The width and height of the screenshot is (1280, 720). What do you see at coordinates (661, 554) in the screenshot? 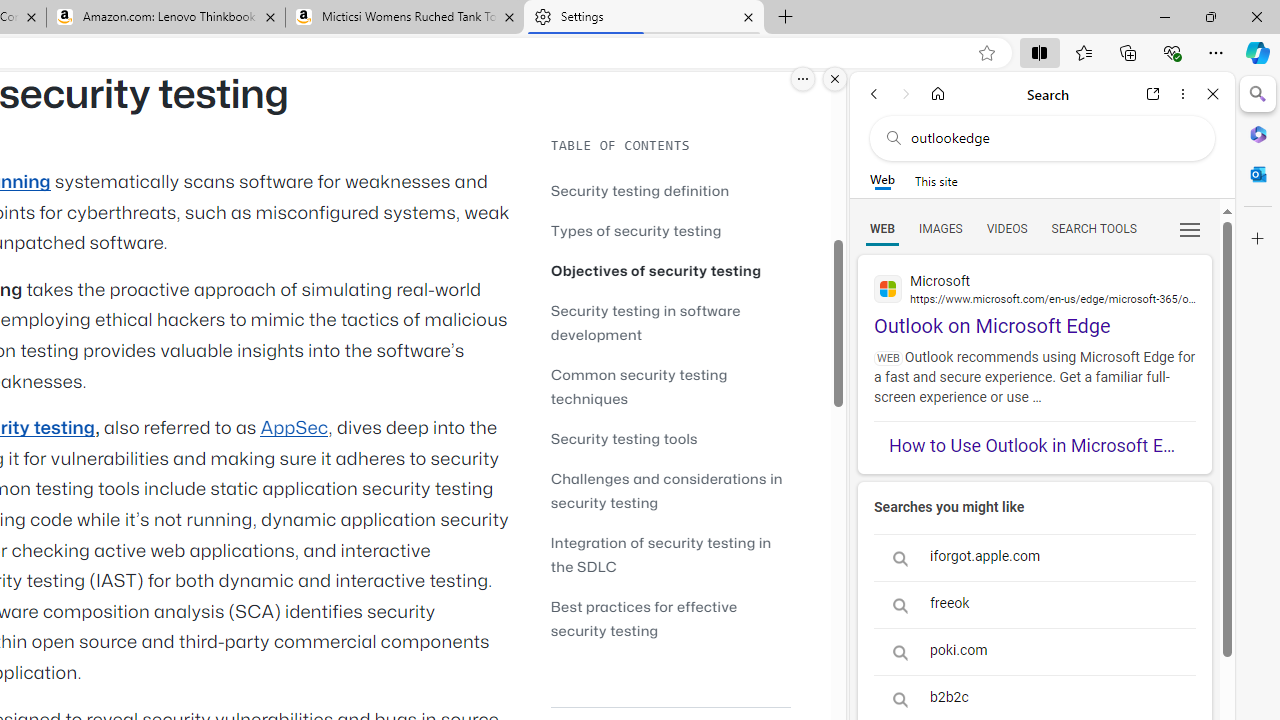
I see `'Integration of security testing in the SDLC'` at bounding box center [661, 554].